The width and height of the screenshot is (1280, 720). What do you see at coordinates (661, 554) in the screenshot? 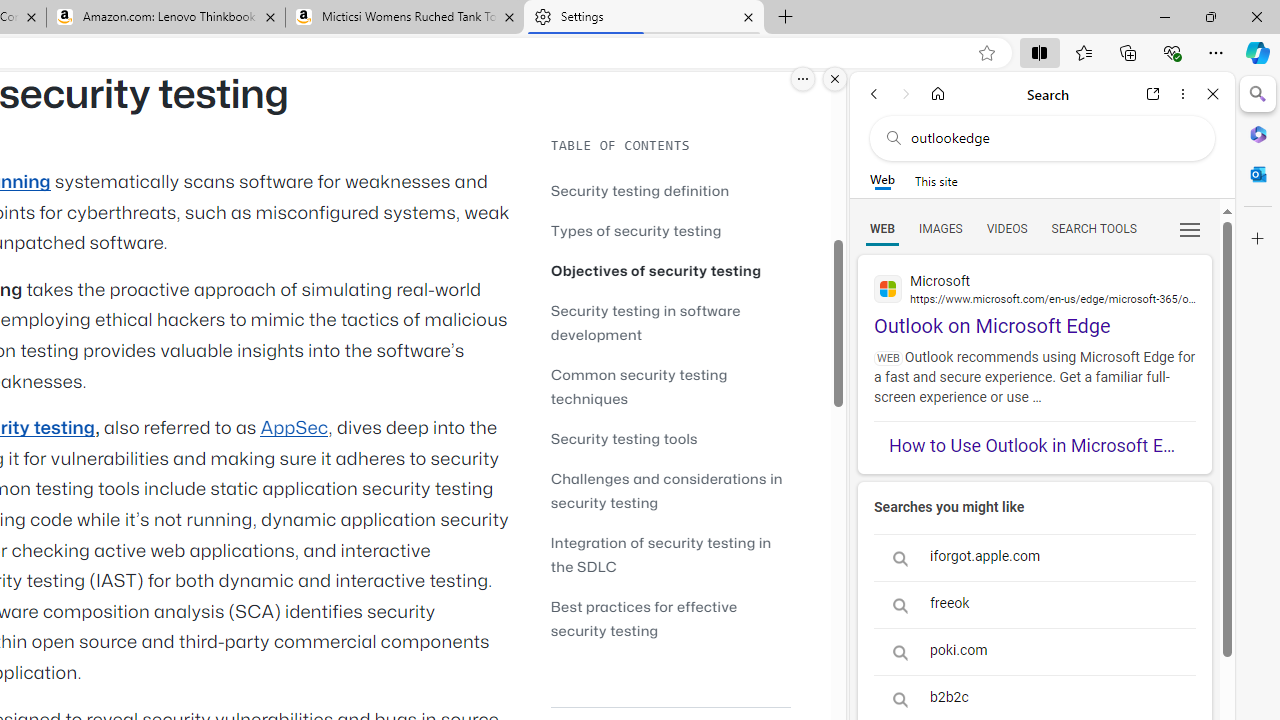
I see `'Integration of security testing in the SDLC'` at bounding box center [661, 554].